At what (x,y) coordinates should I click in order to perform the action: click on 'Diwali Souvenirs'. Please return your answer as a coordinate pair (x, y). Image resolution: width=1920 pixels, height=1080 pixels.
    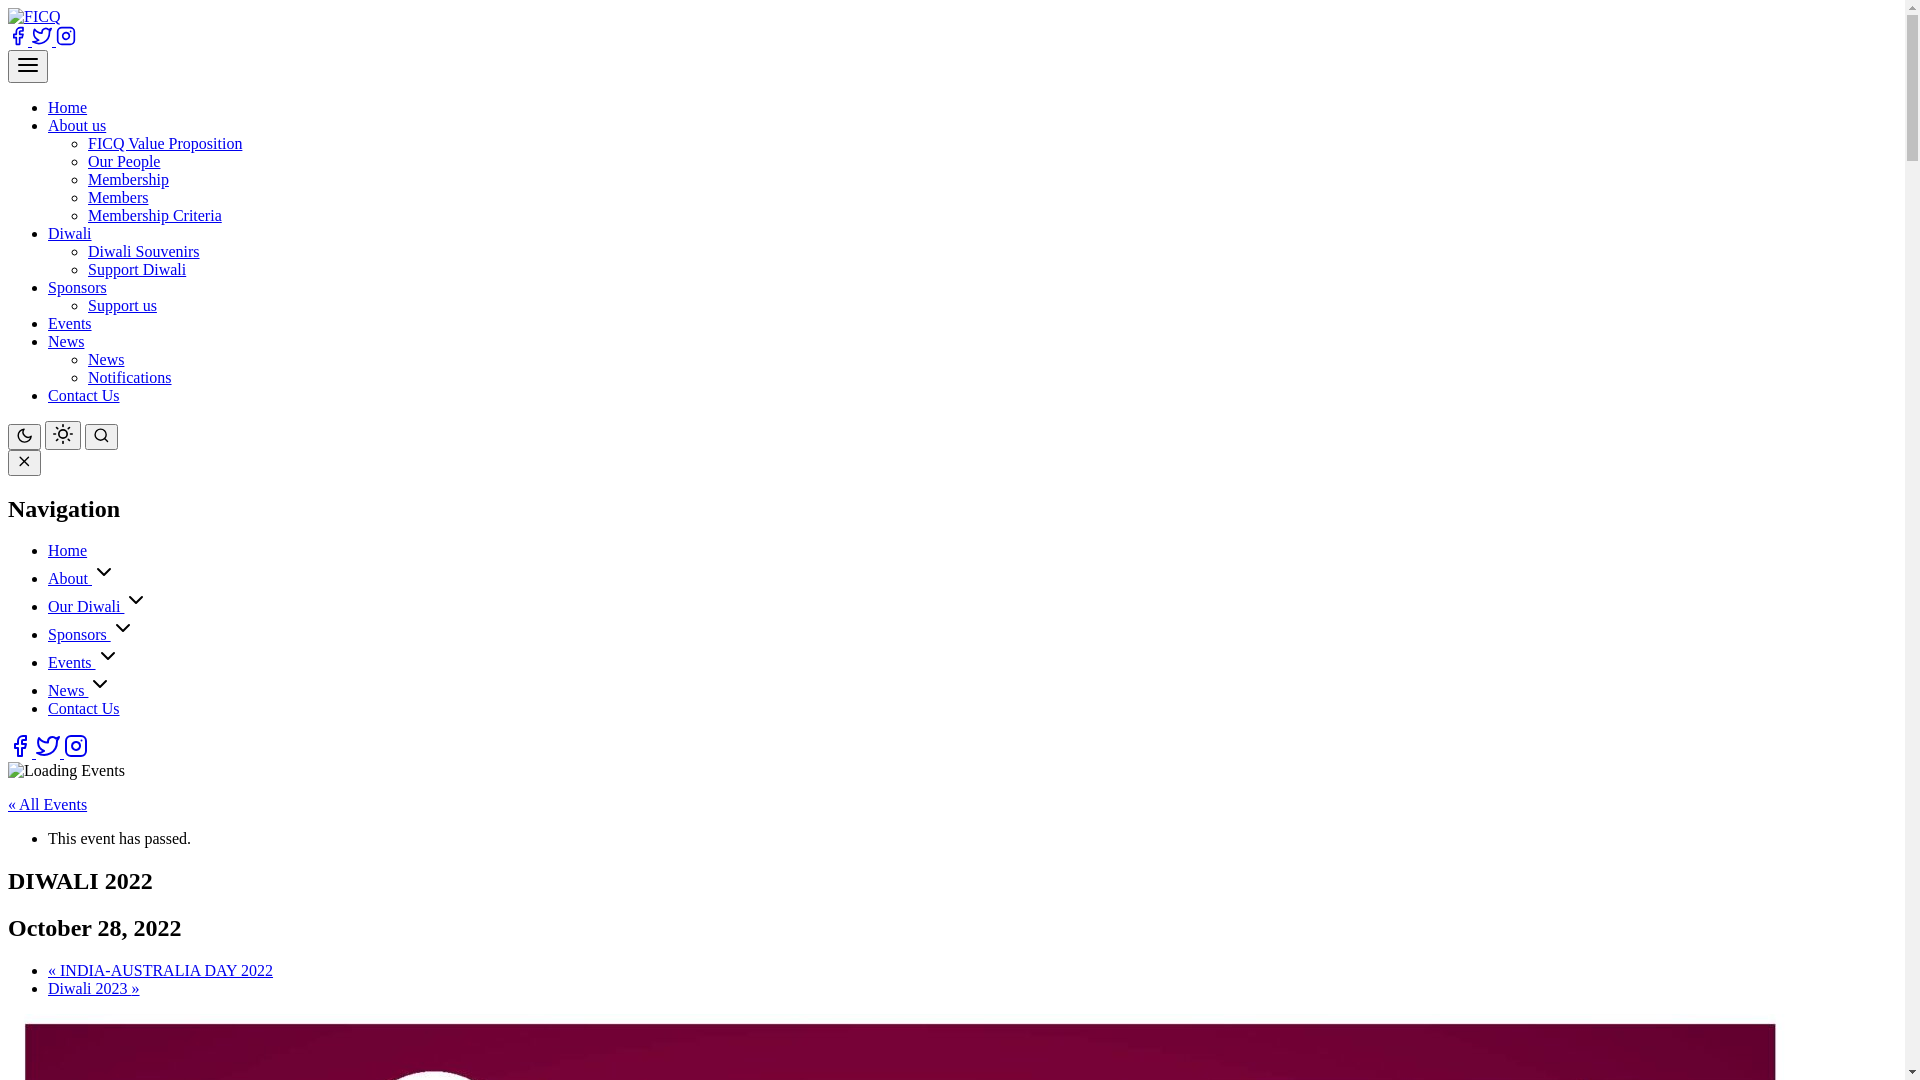
    Looking at the image, I should click on (143, 250).